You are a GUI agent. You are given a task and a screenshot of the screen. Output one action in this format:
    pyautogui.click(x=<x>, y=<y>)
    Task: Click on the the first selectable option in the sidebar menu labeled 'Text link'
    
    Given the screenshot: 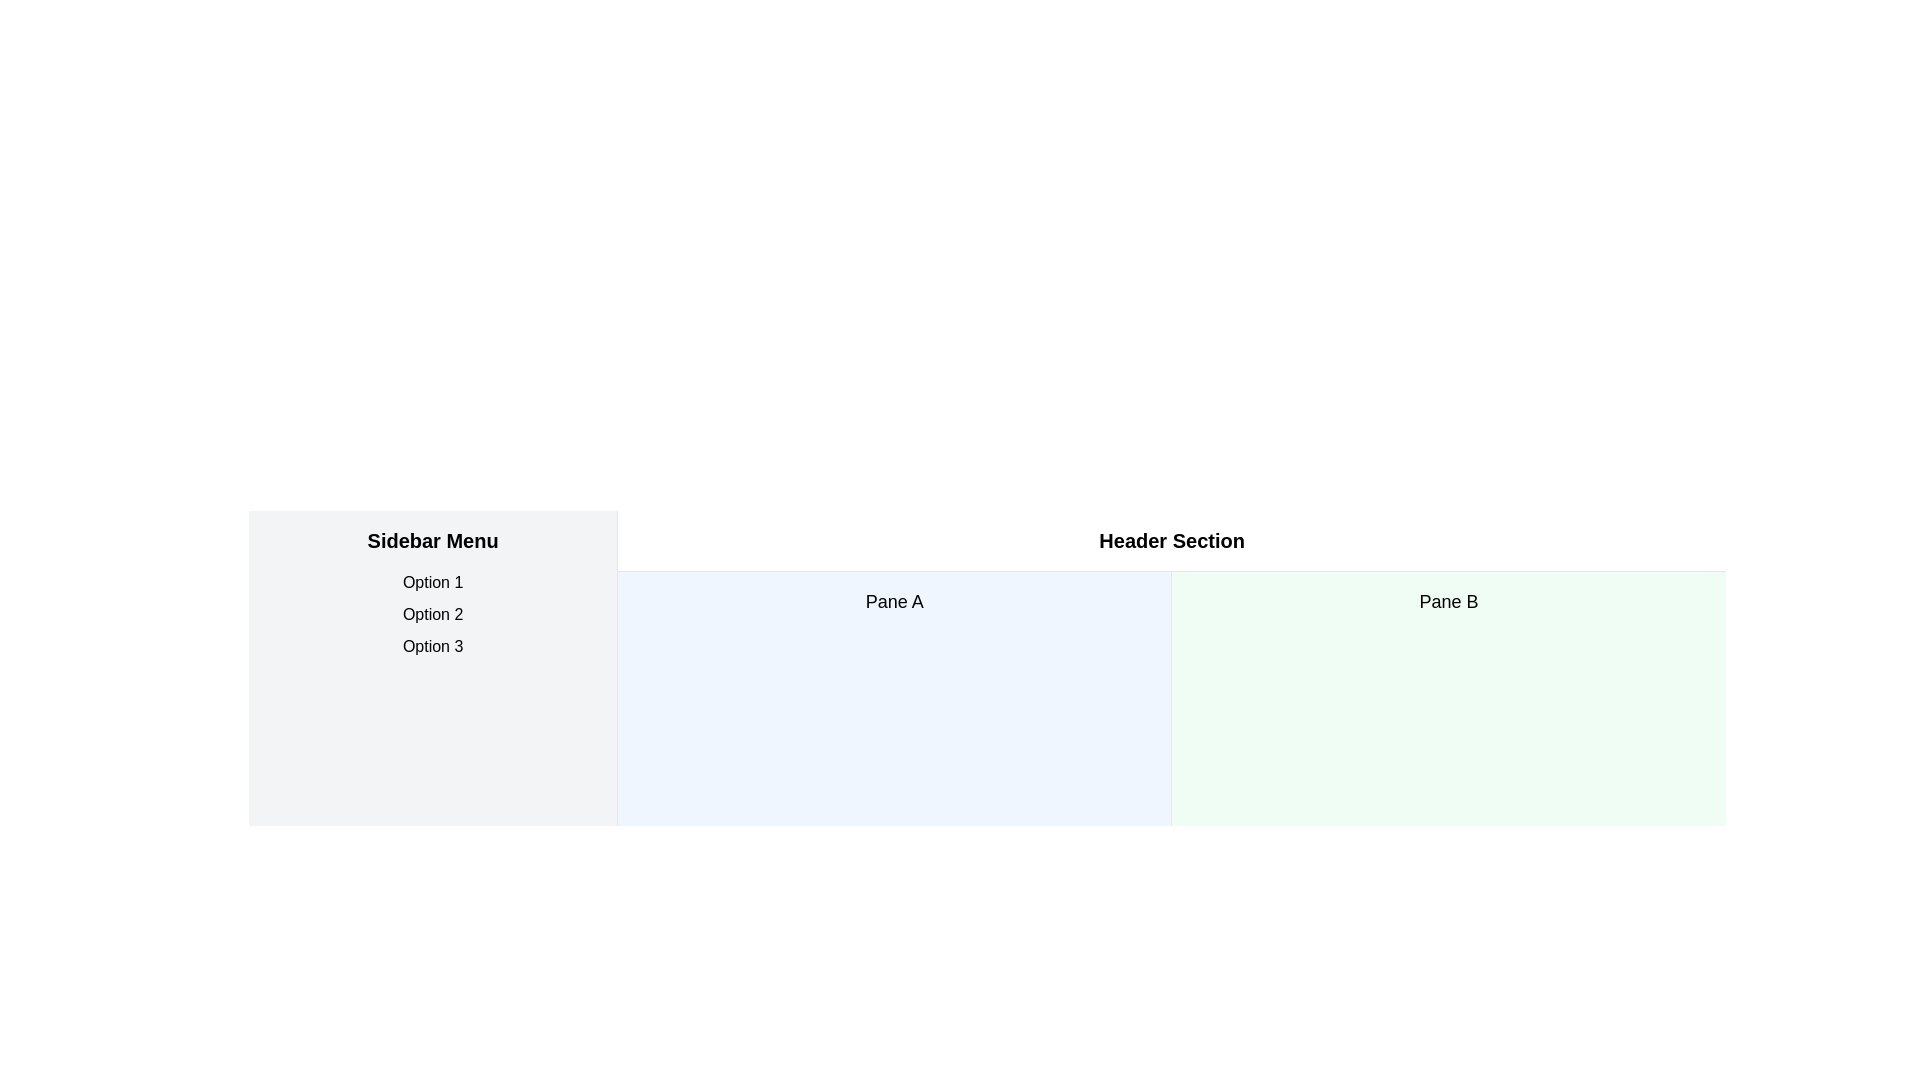 What is the action you would take?
    pyautogui.click(x=432, y=582)
    